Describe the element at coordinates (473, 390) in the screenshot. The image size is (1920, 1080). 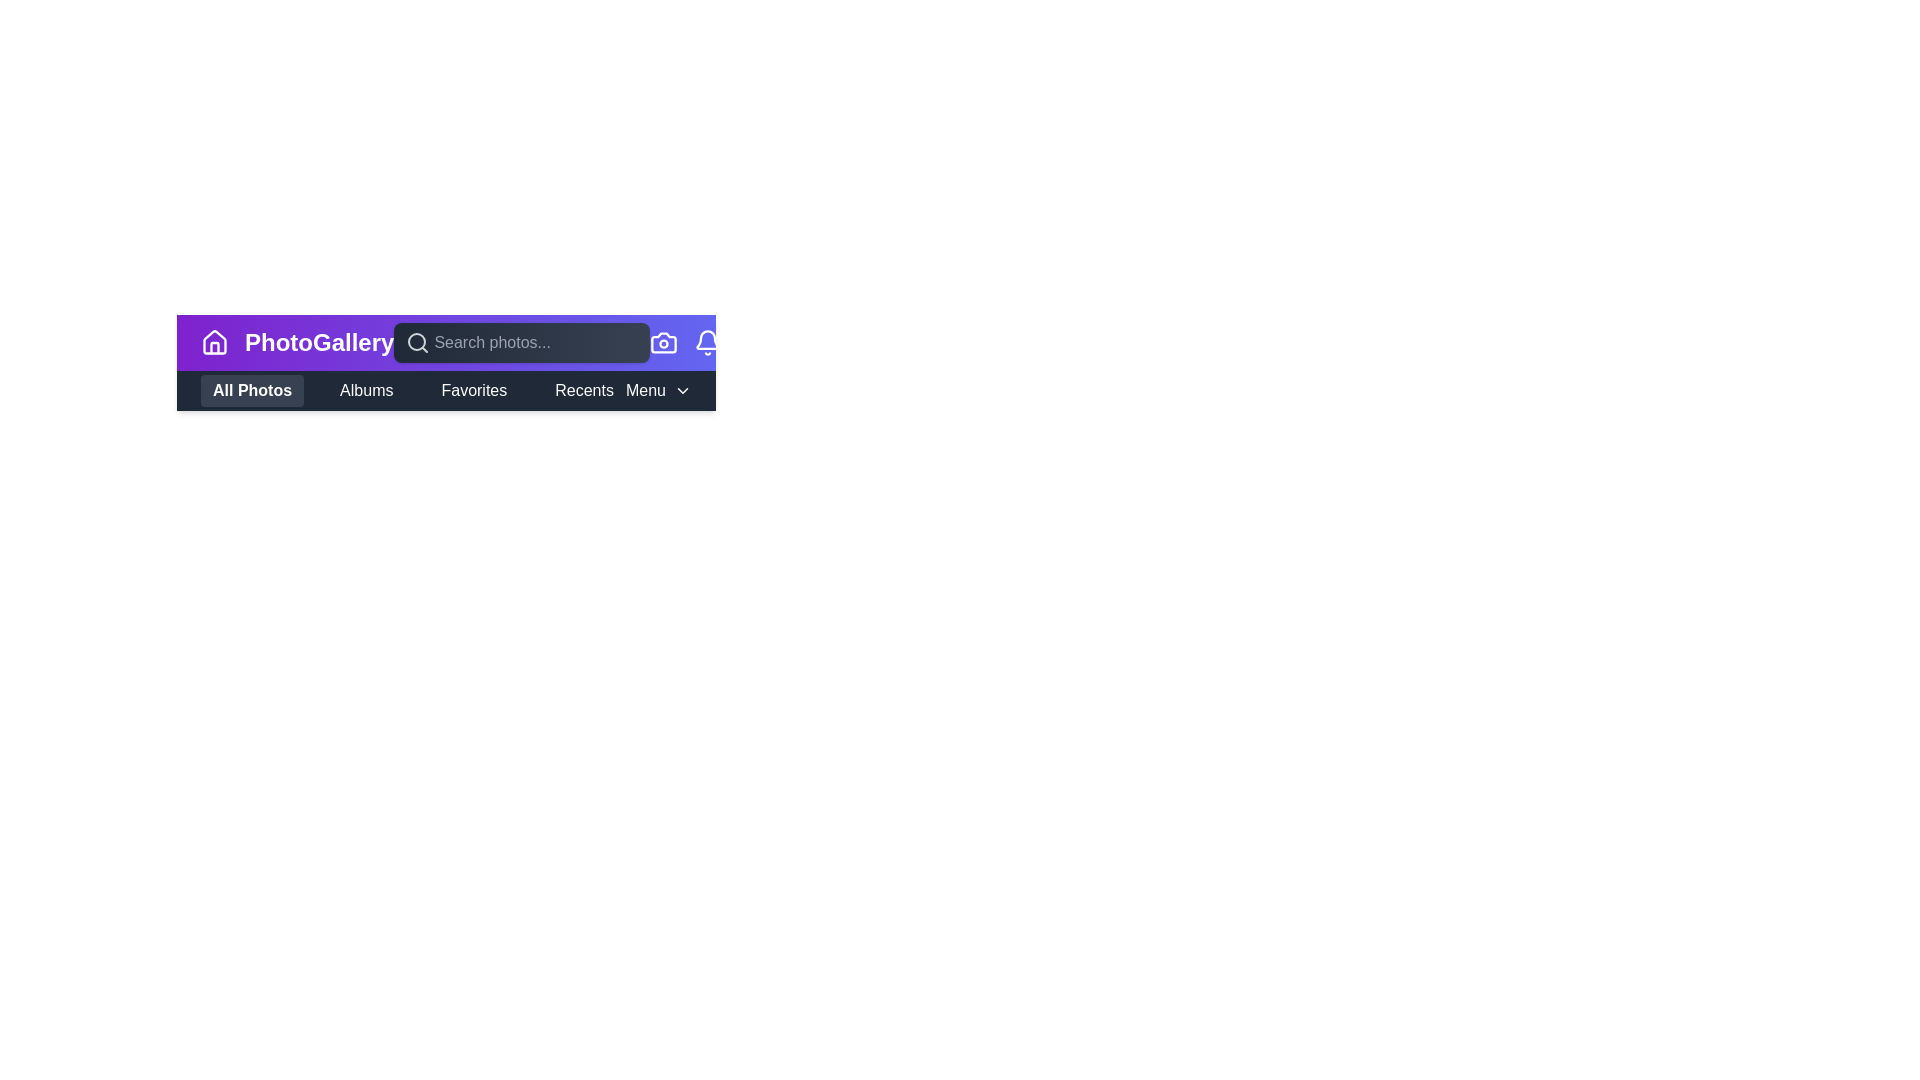
I see `the Favorites button to activate the corresponding navigation` at that location.